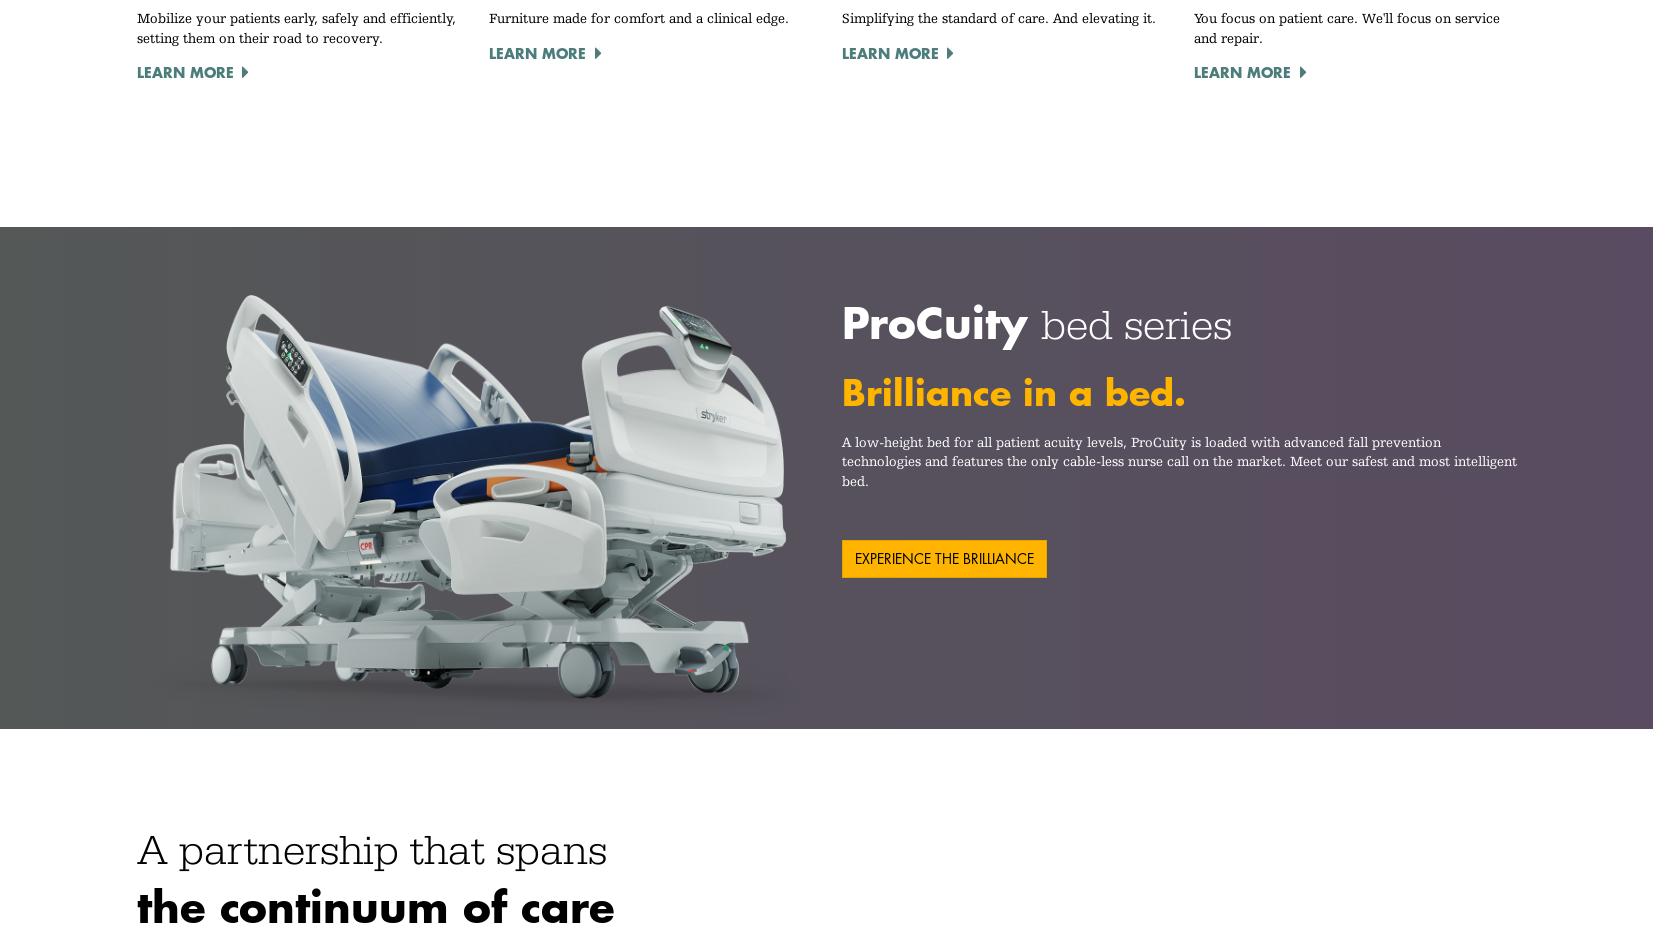 The image size is (1668, 940). Describe the element at coordinates (854, 558) in the screenshot. I see `'Experience the brilliance'` at that location.